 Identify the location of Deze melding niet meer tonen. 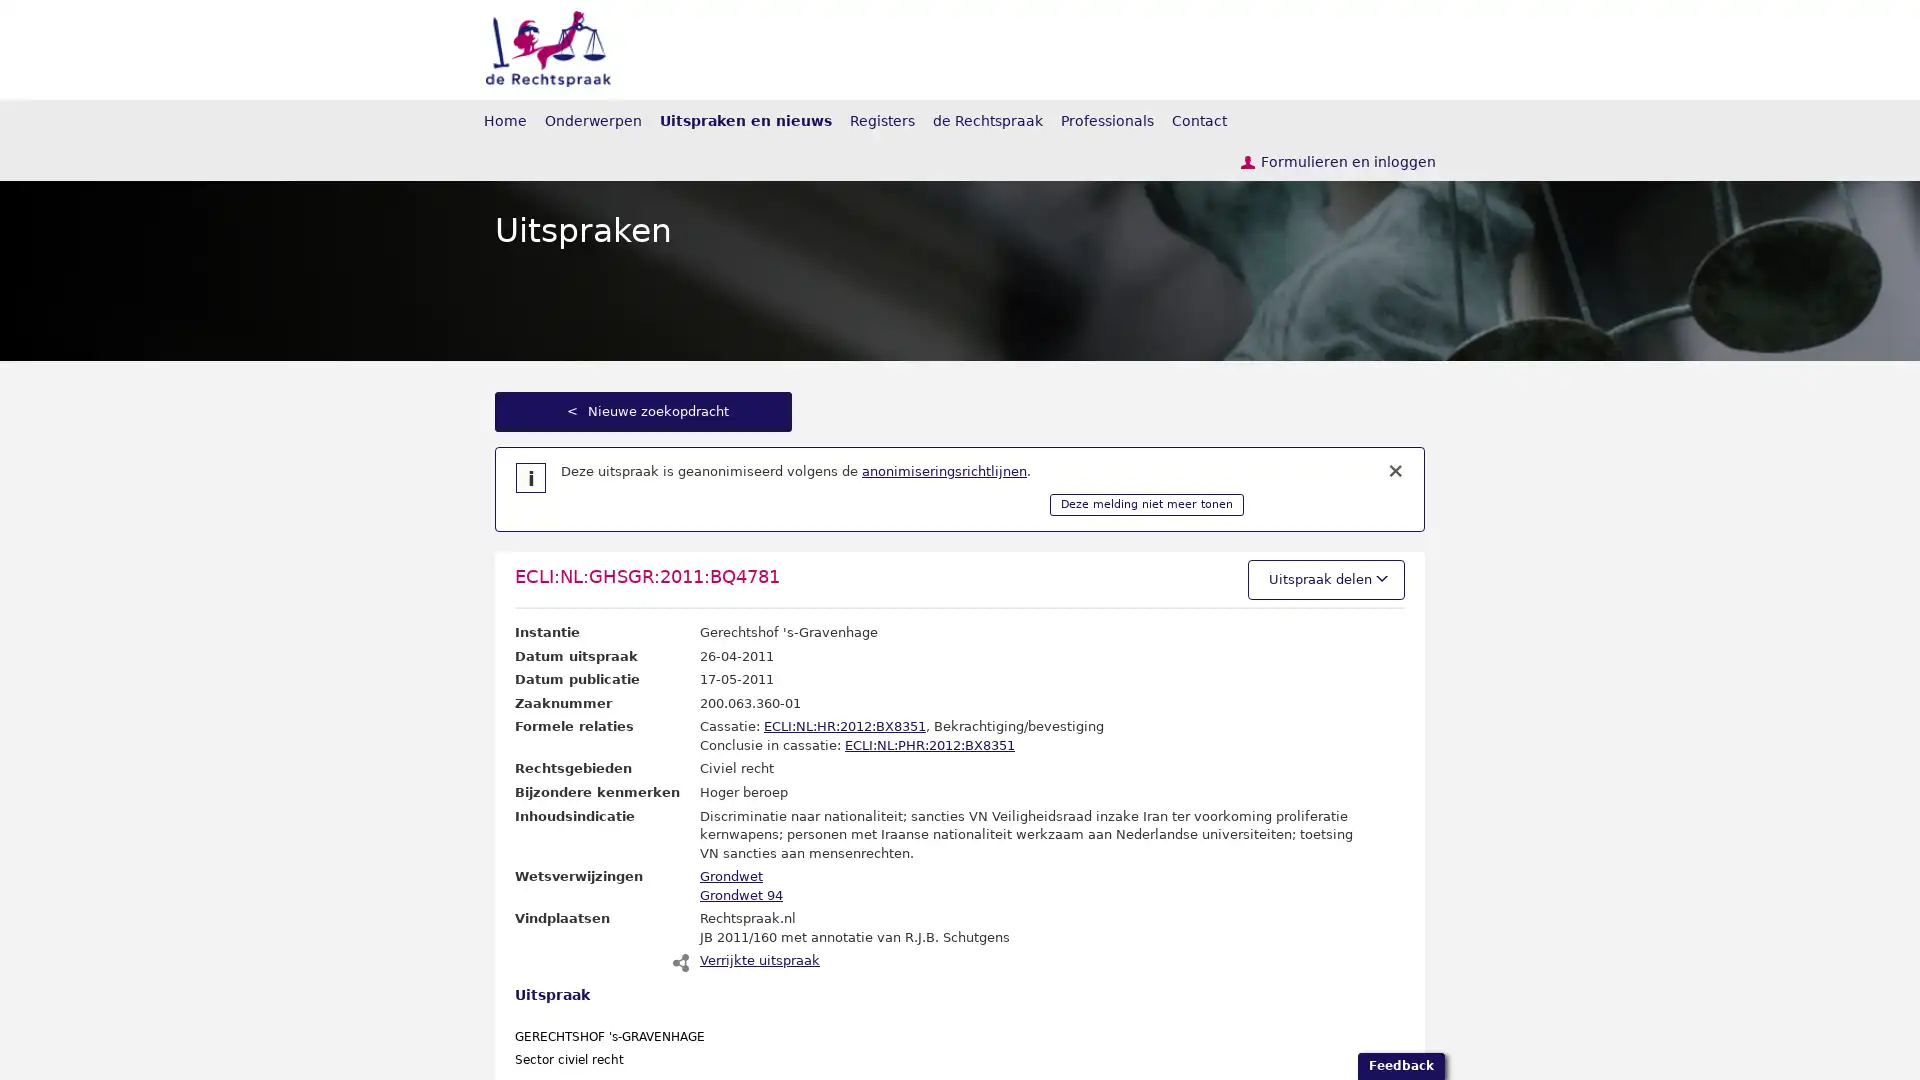
(1146, 504).